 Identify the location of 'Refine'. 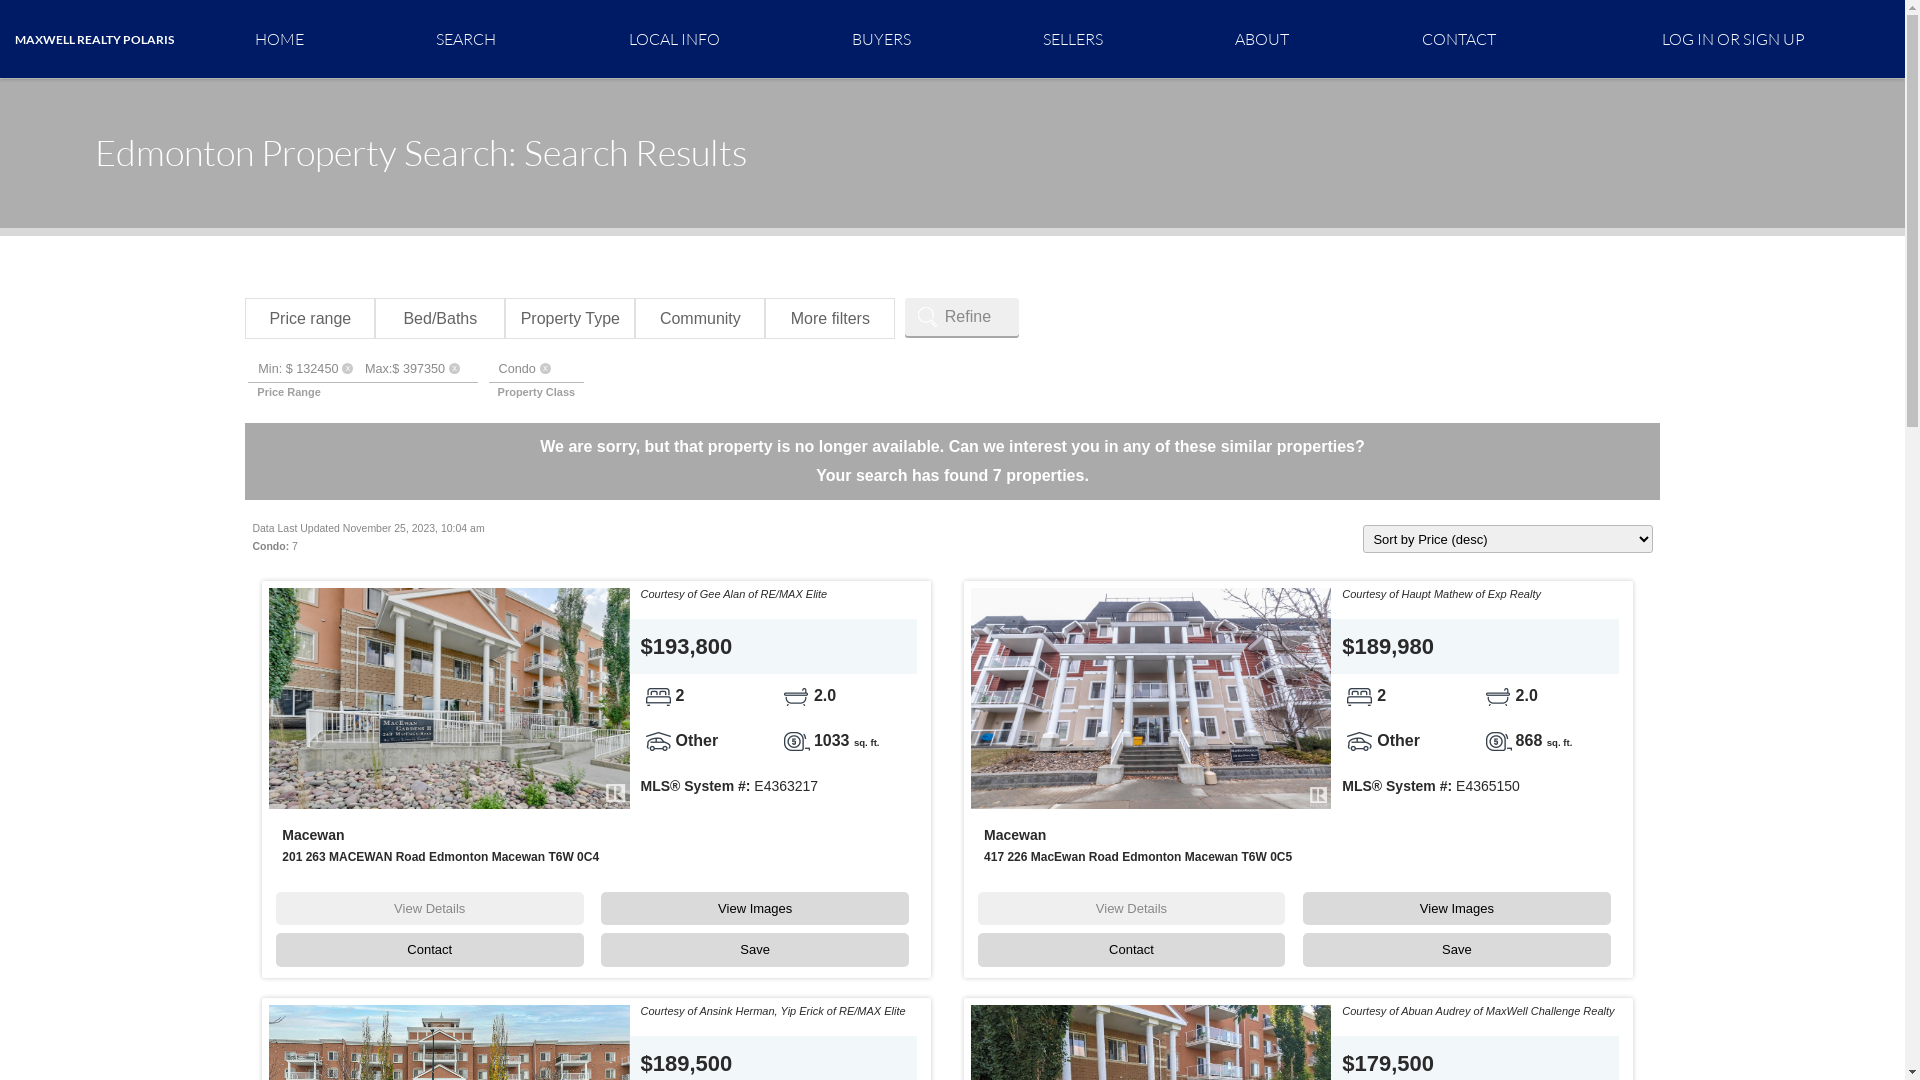
(962, 315).